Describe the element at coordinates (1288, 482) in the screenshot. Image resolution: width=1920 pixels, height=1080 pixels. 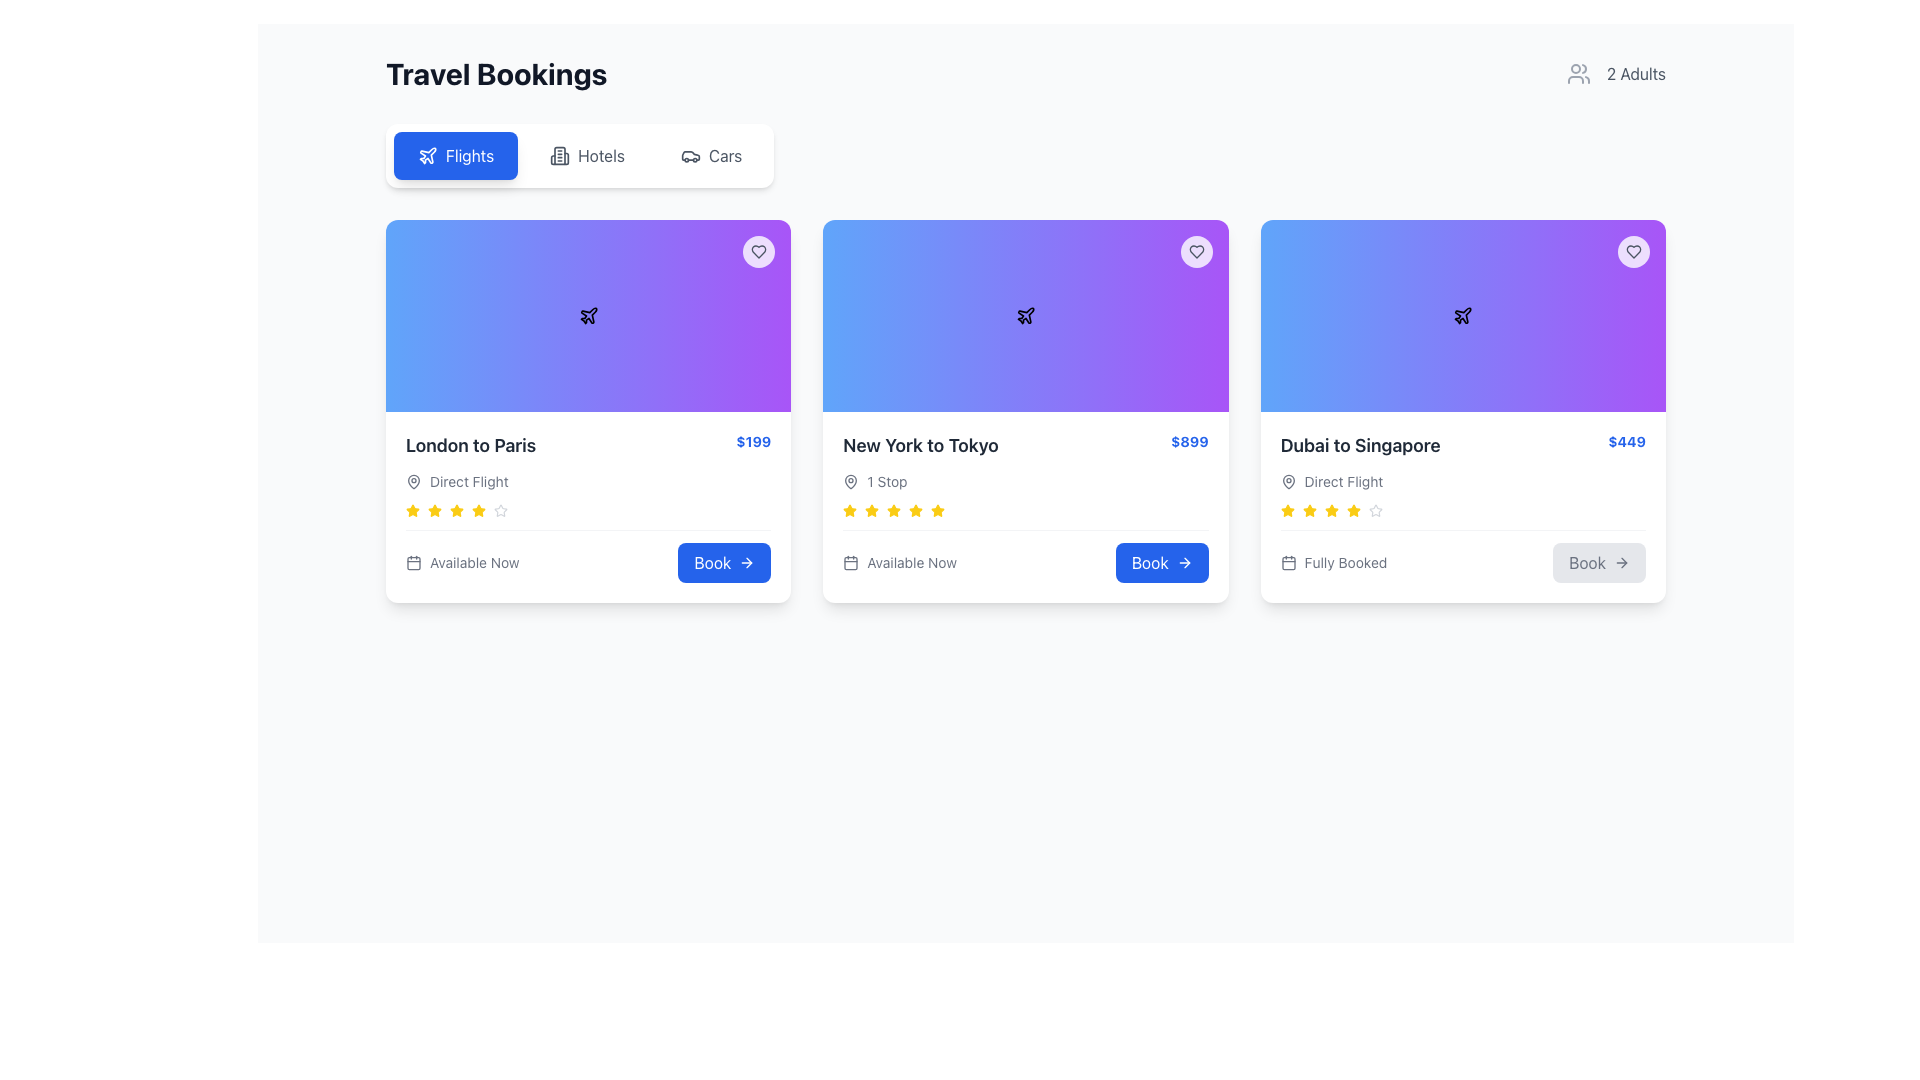
I see `the map pin icon with a gray outline located to the left of the 'Direct Flight' label in the trip card from 'Dubai to Singapore'` at that location.